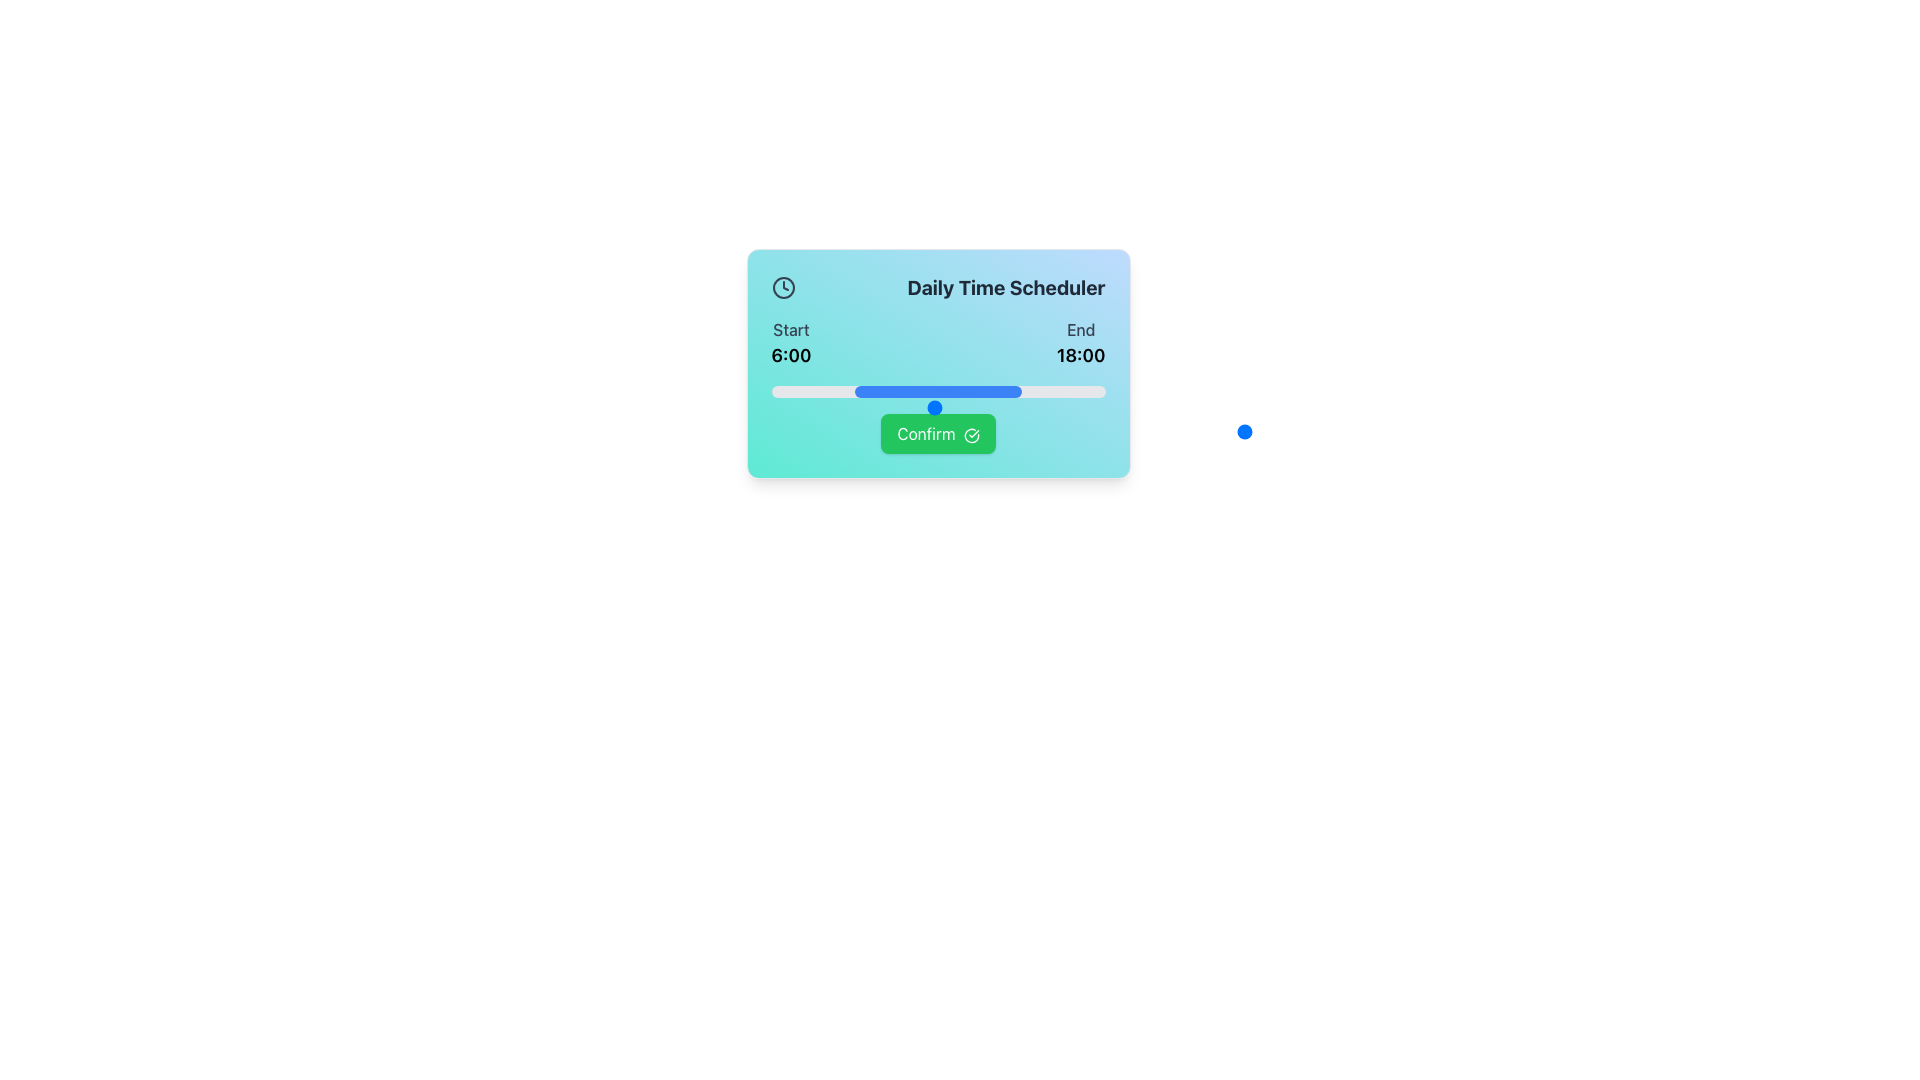  What do you see at coordinates (1080, 329) in the screenshot?
I see `text label indicating the ending time for the scheduling interface, which is positioned above the text '18:00' in the upper-right quarter of the main blue-tinted card labeled 'Daily Time Scheduler'` at bounding box center [1080, 329].